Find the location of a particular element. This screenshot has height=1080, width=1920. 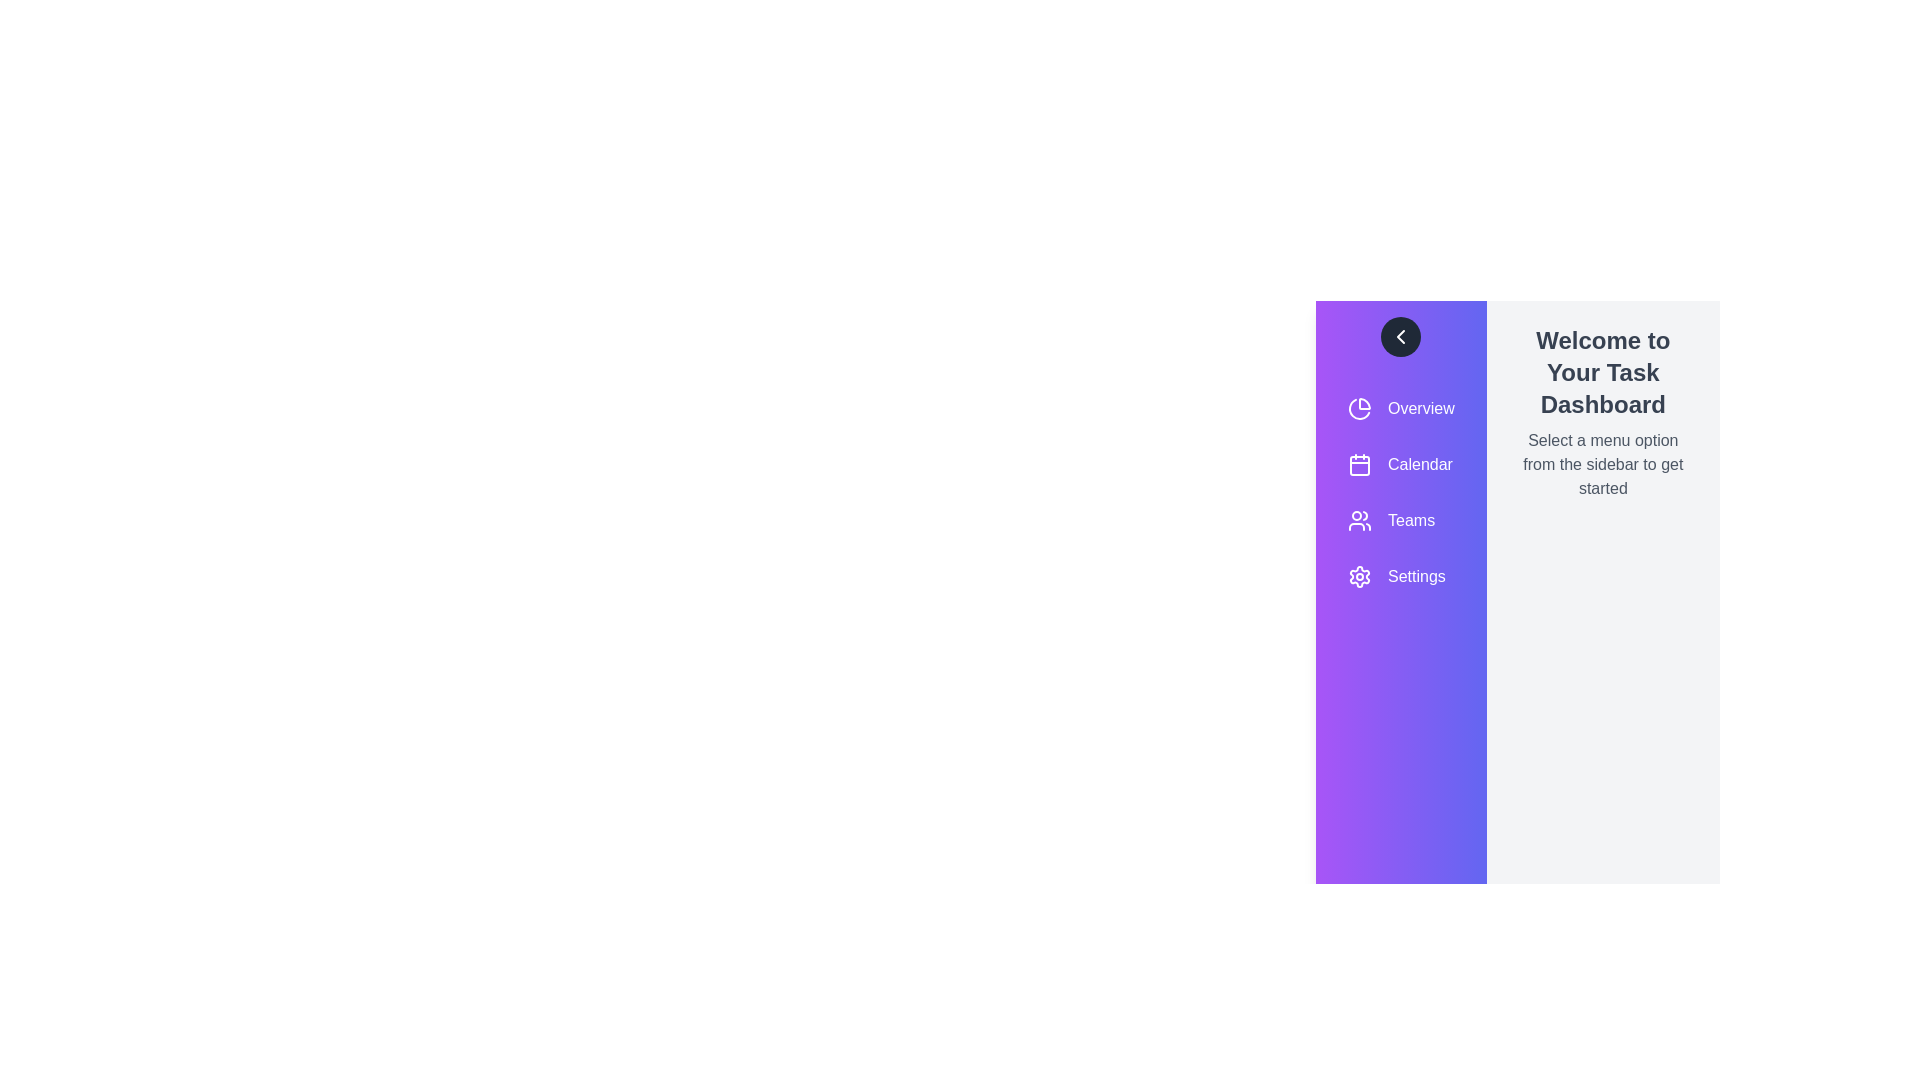

the menu item Calendar from the sidebar is located at coordinates (1400, 465).